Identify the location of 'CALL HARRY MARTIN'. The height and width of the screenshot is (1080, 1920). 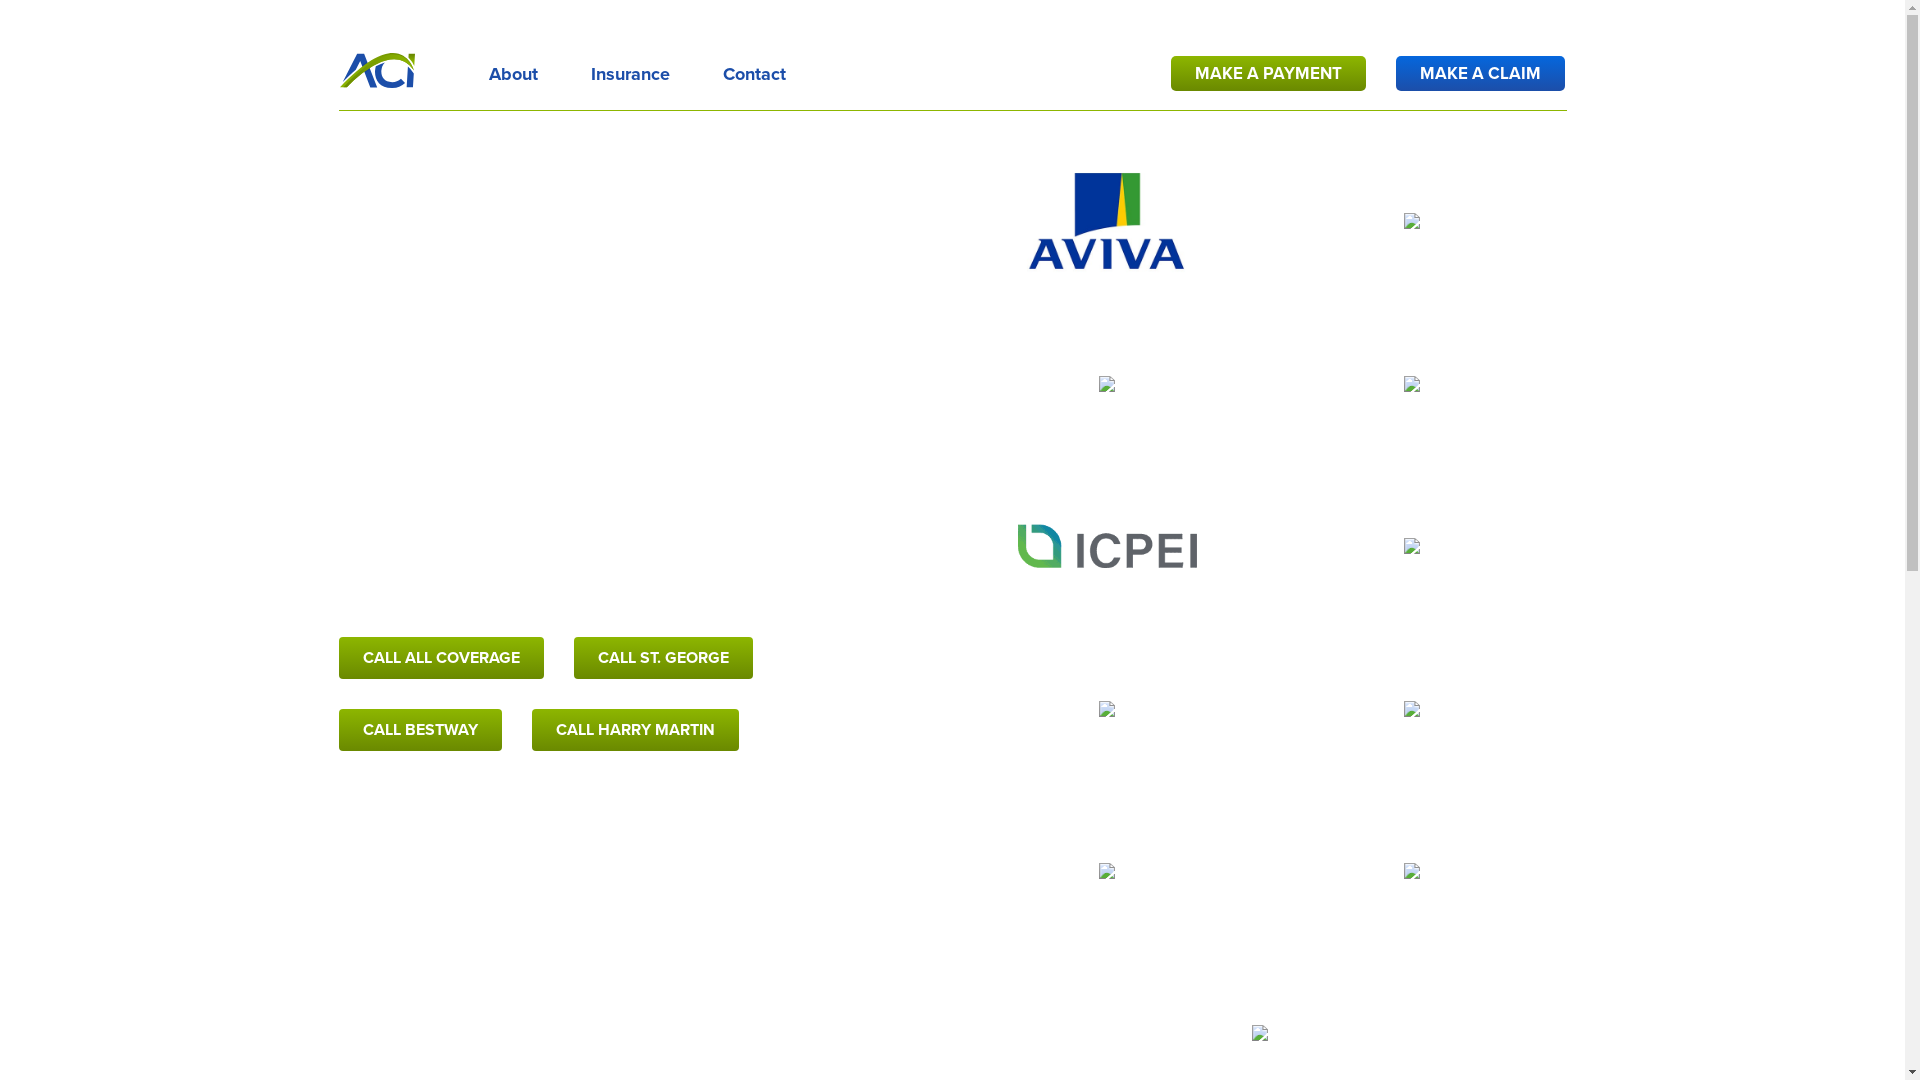
(634, 729).